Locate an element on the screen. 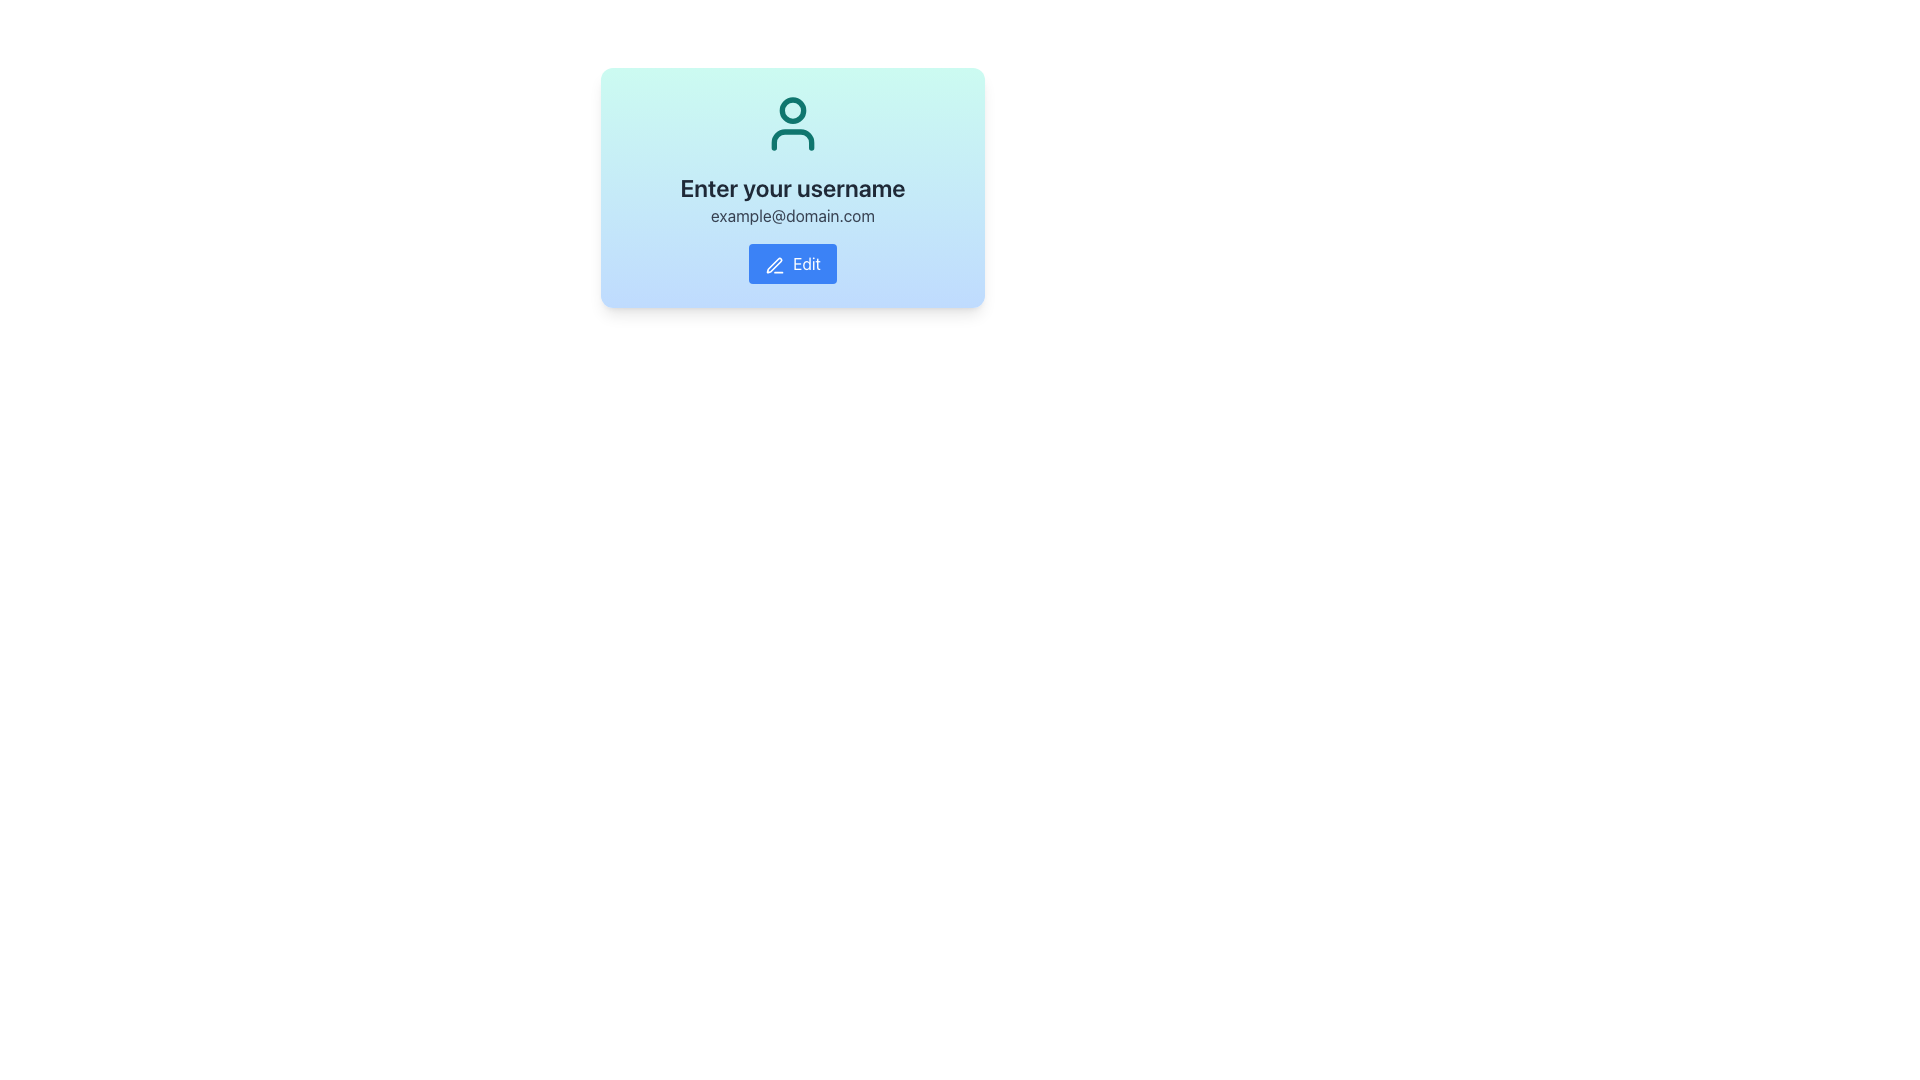 Image resolution: width=1920 pixels, height=1080 pixels. the lower part of the user profile icon, which is part of an SVG icon located at the top of a card interface is located at coordinates (791, 138).